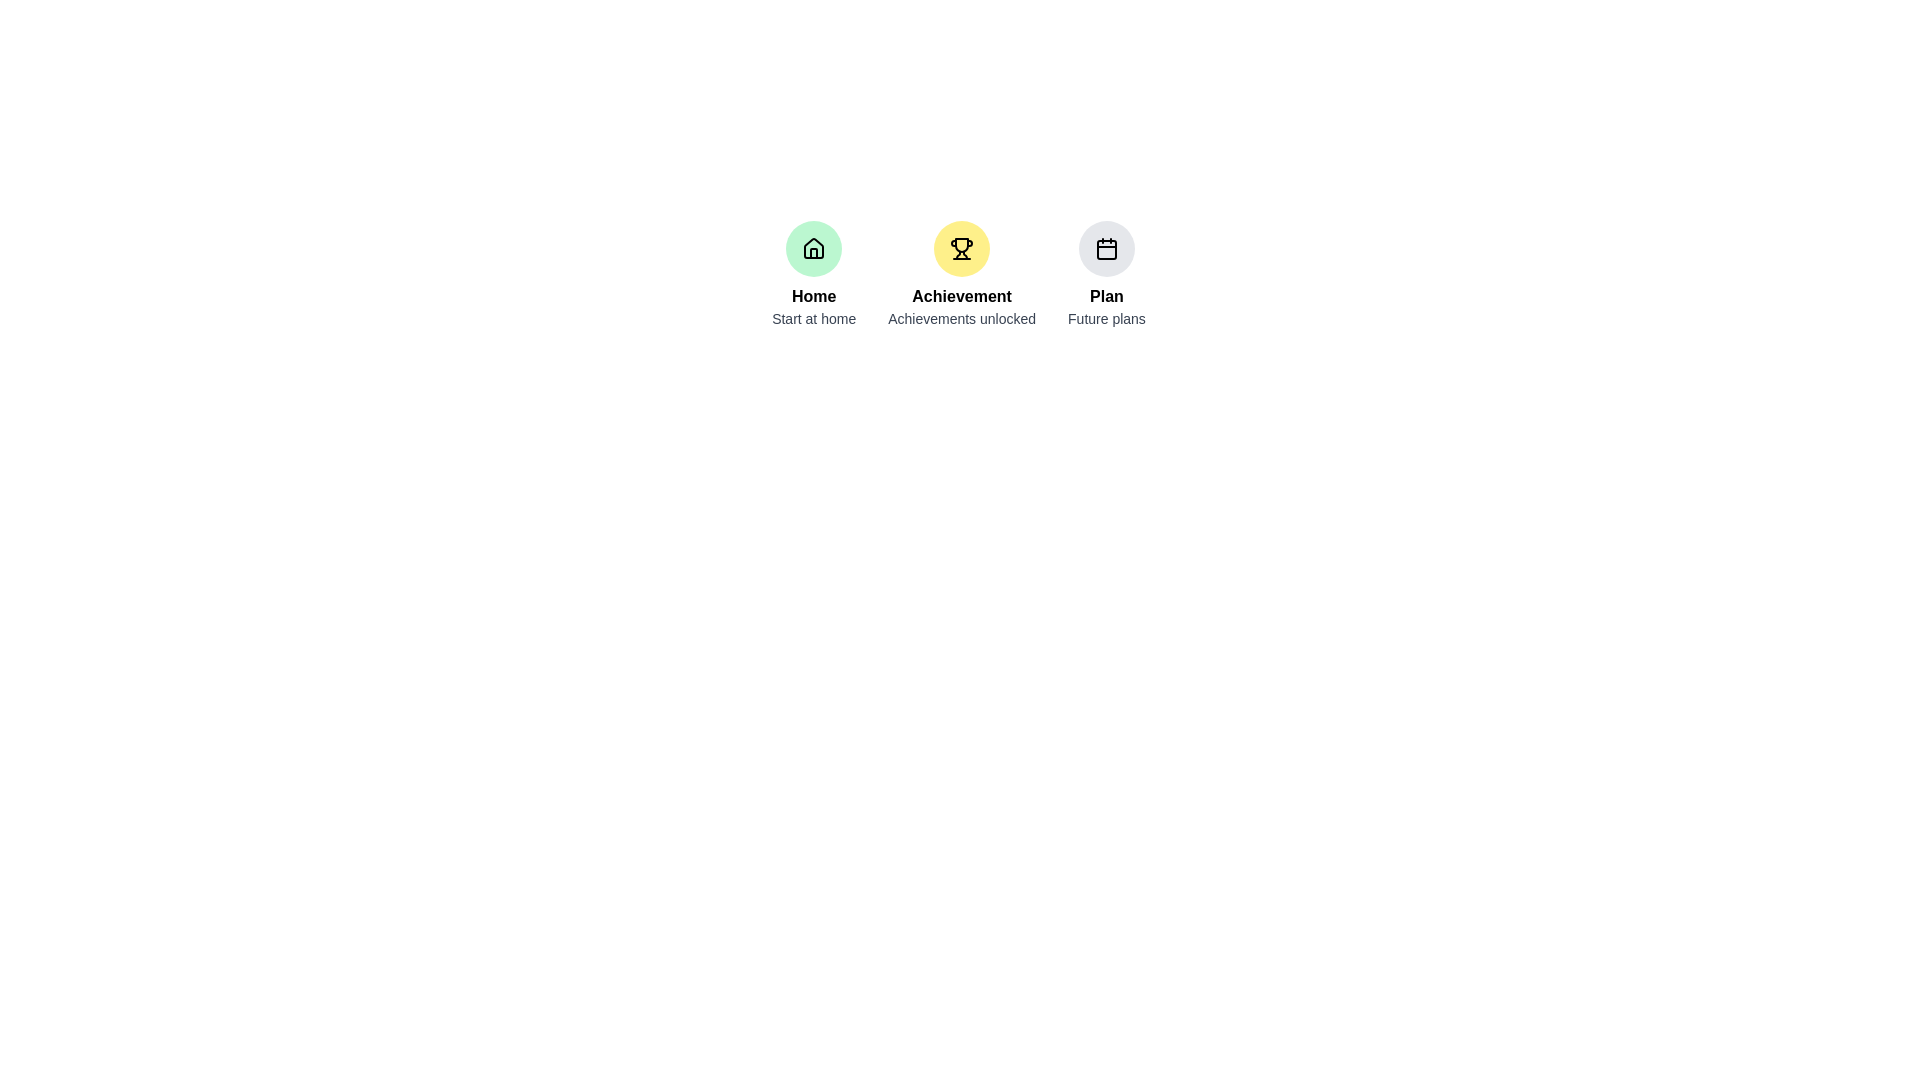  Describe the element at coordinates (1105, 248) in the screenshot. I see `the calendar icon located centrally within the 'Plan Future plans' section, positioned above the text 'Plan' and 'Future plans'` at that location.